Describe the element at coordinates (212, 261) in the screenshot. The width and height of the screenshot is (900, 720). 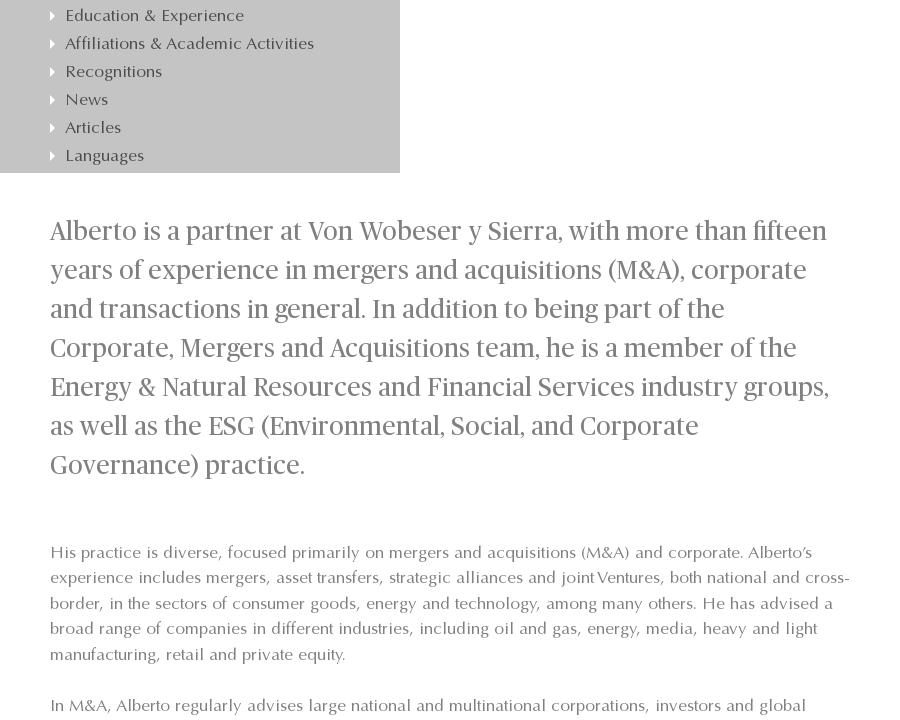
I see `'Von Wobeser y Sierra, S.C. announces two new Partners and new Of Counsel.'` at that location.